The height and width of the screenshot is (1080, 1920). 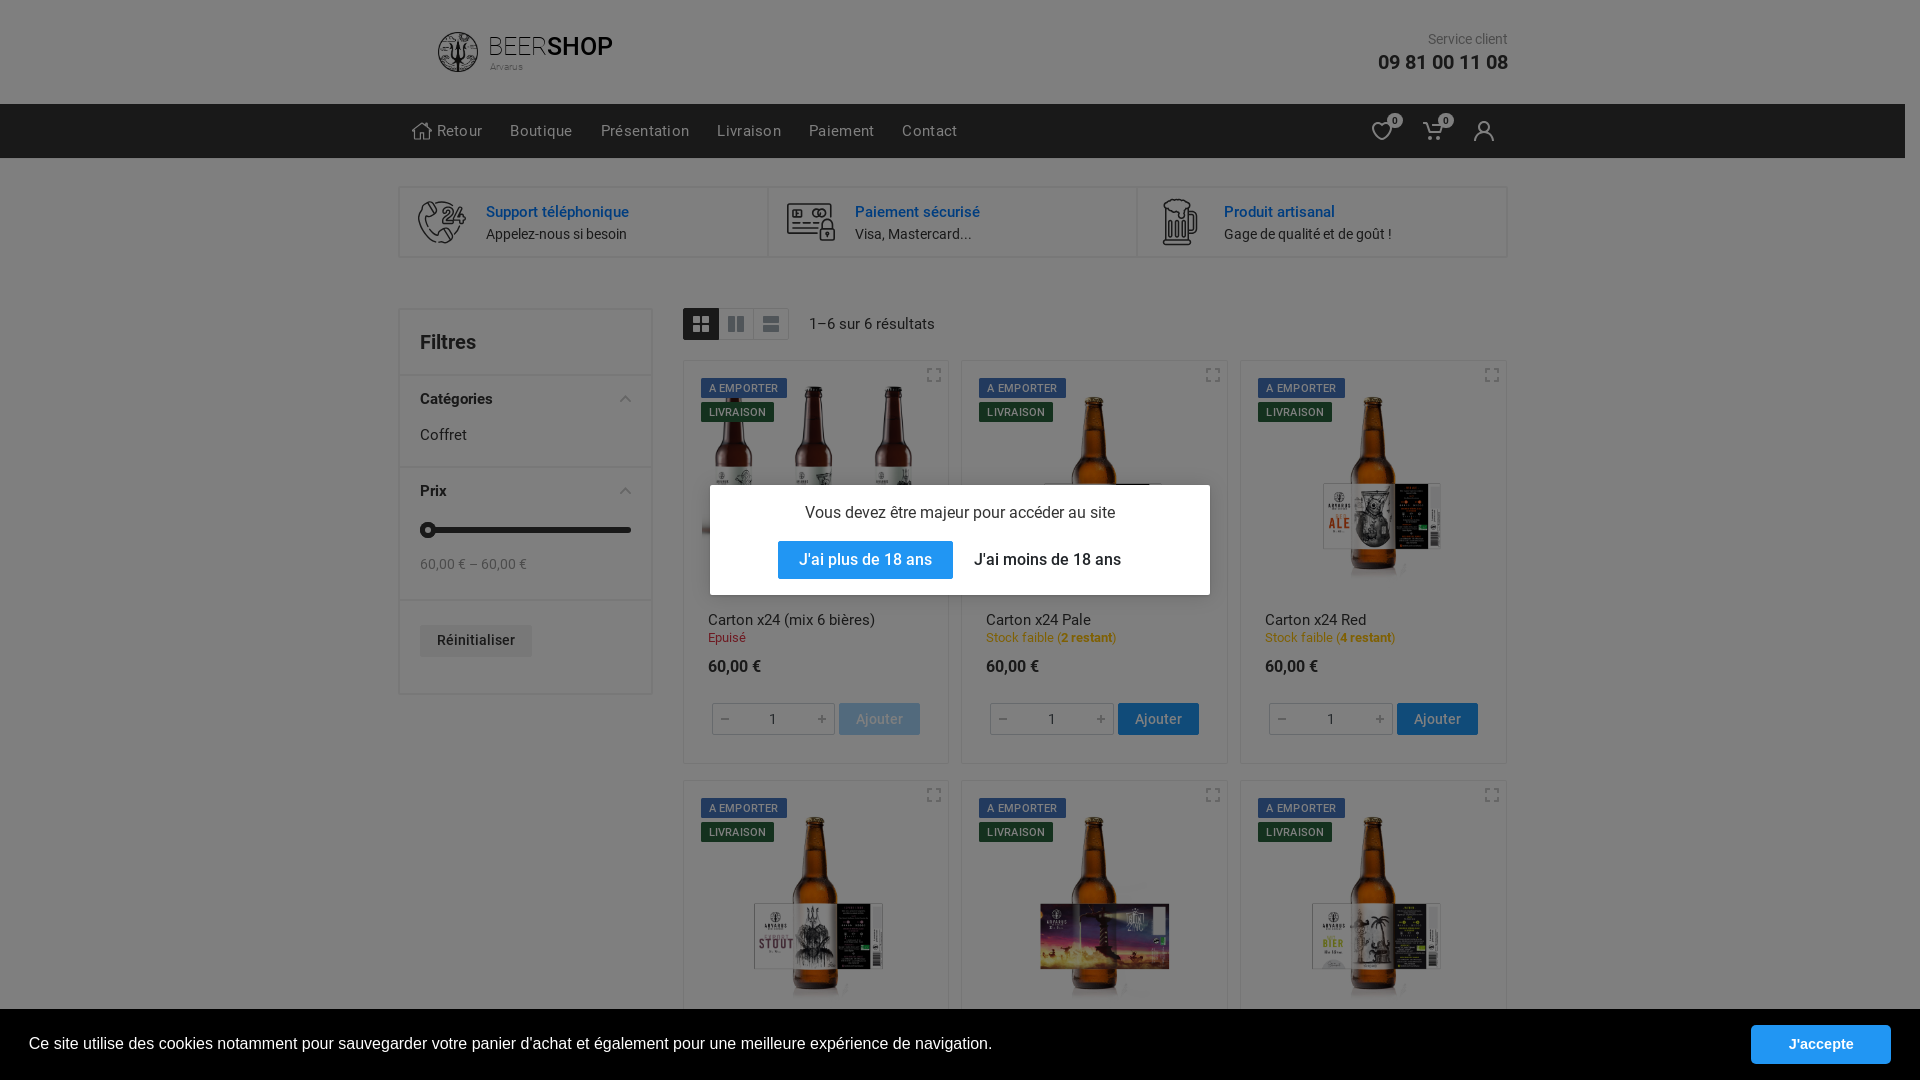 I want to click on 'Boutique', so click(x=495, y=131).